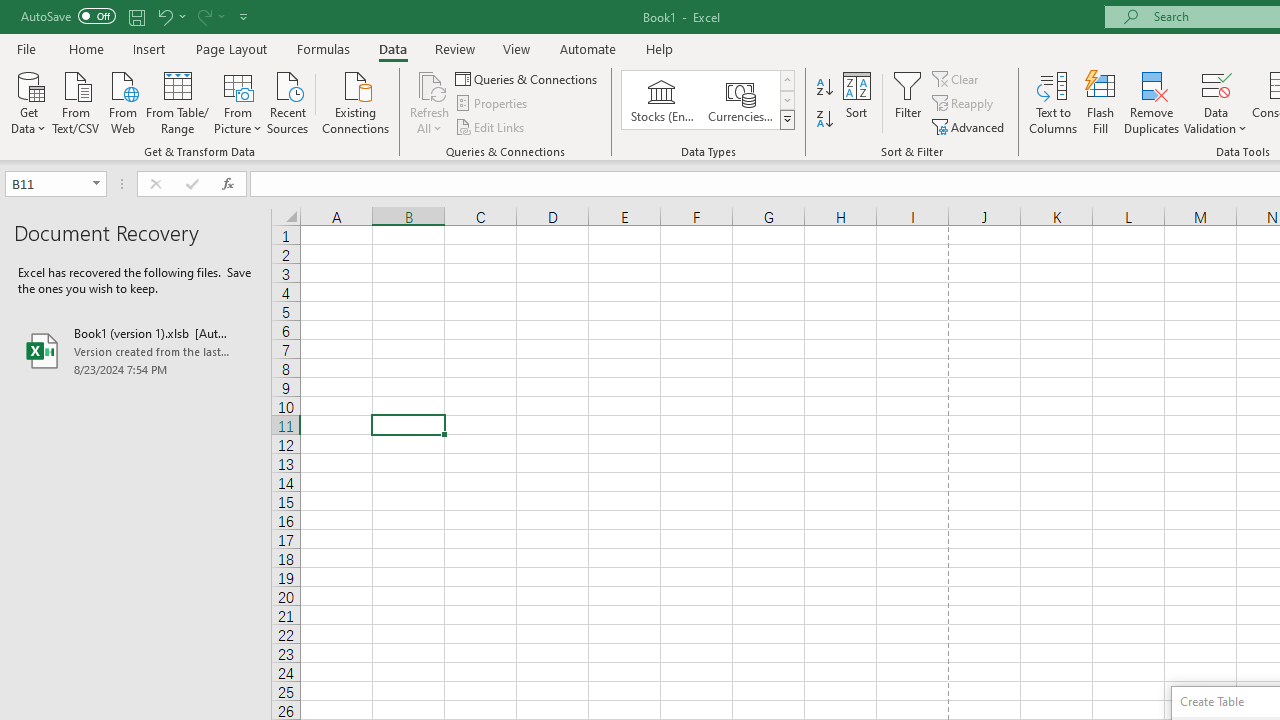  Describe the element at coordinates (587, 48) in the screenshot. I see `'Automate'` at that location.